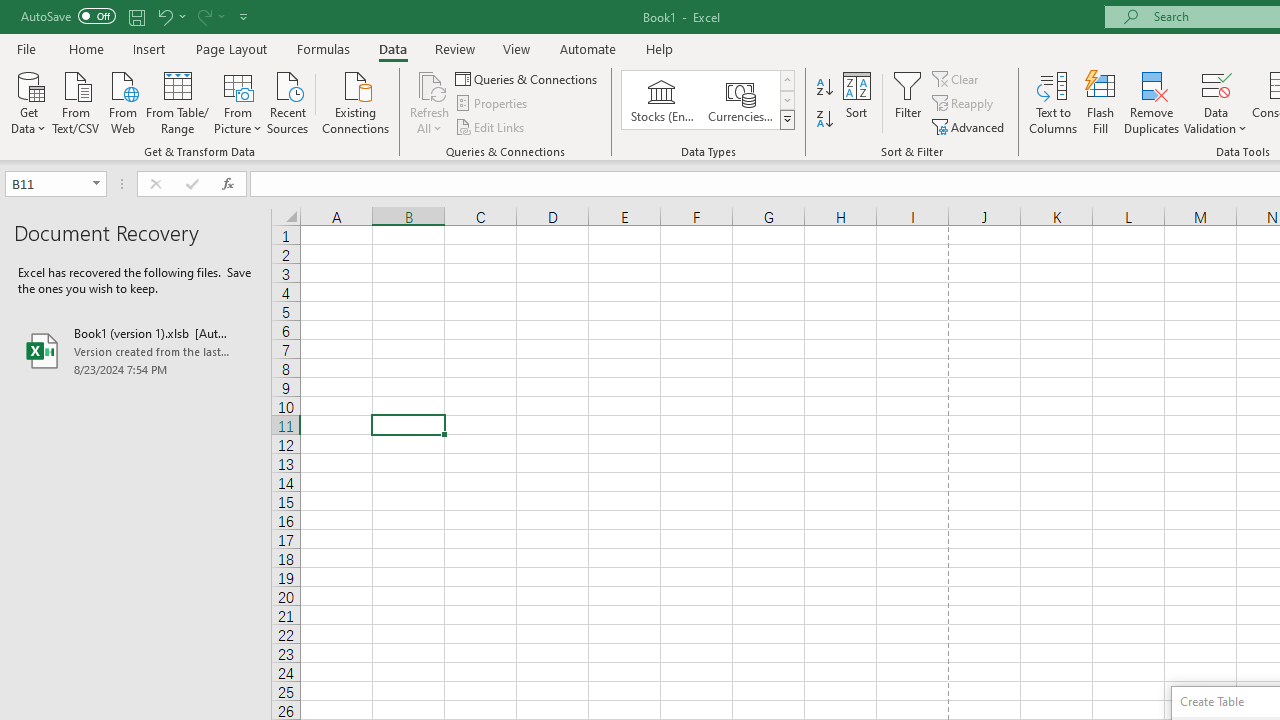  Describe the element at coordinates (587, 48) in the screenshot. I see `'Automate'` at that location.